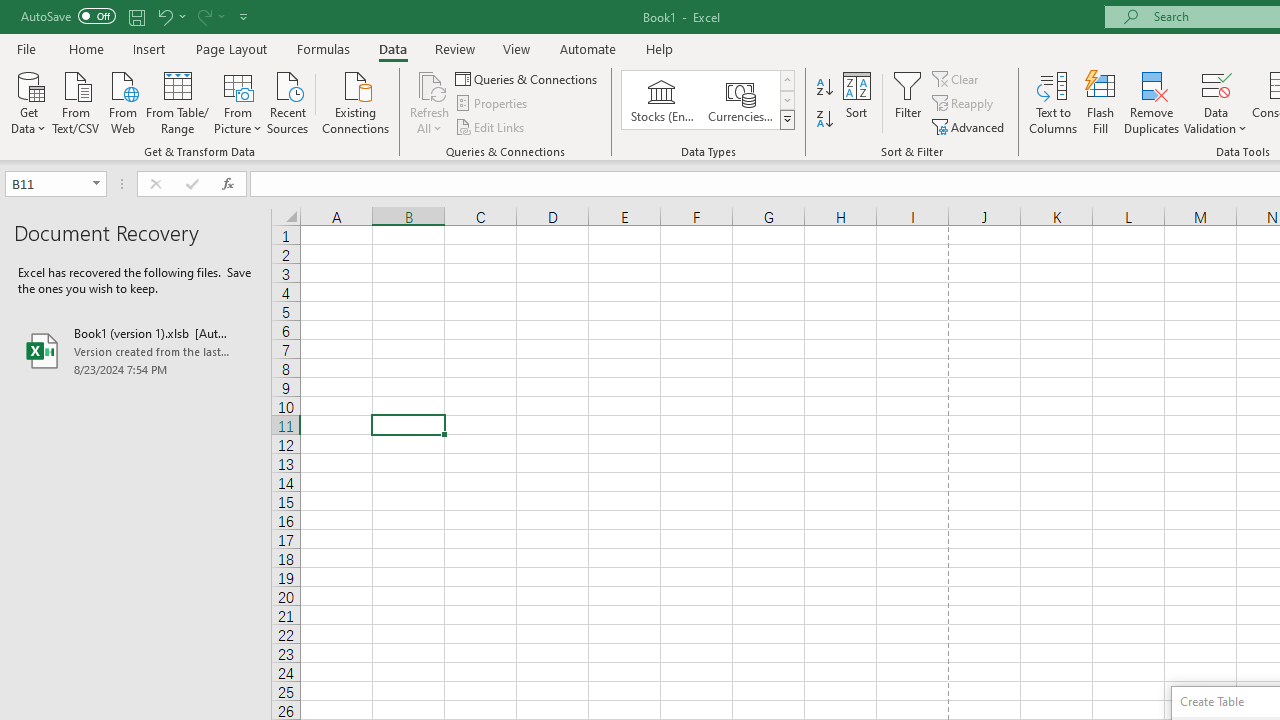  Describe the element at coordinates (587, 48) in the screenshot. I see `'Automate'` at that location.